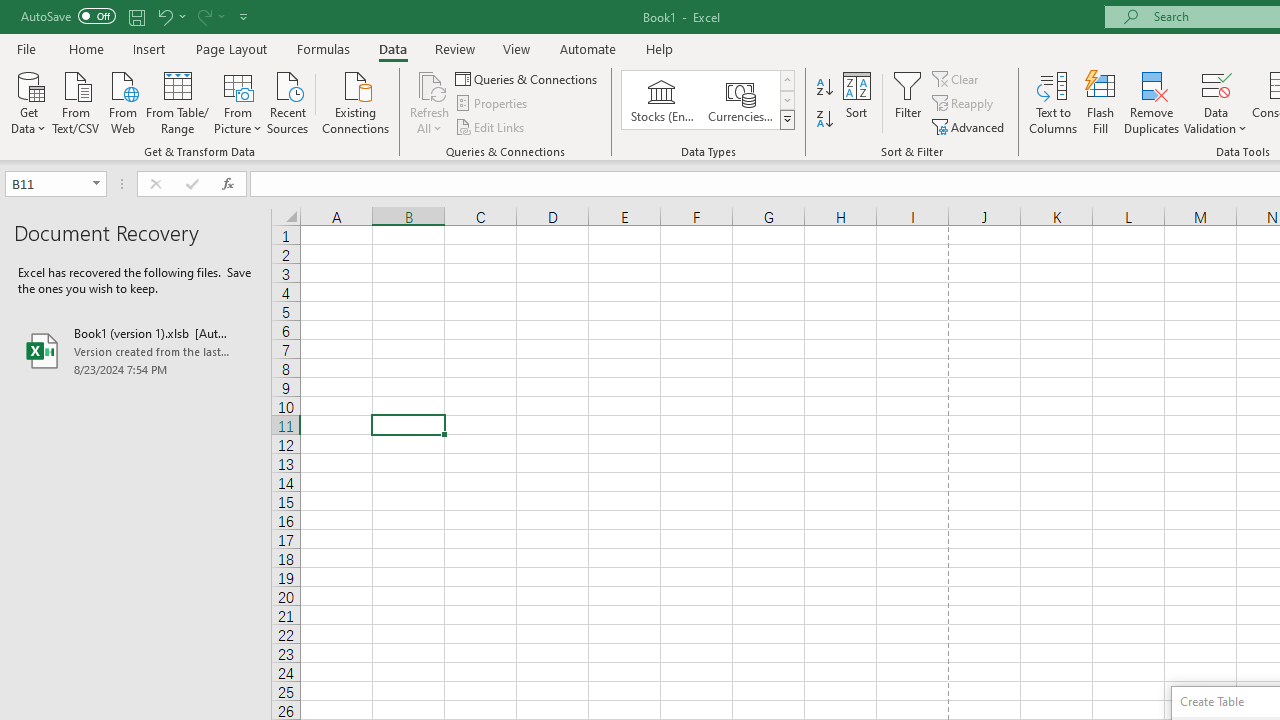  Describe the element at coordinates (587, 48) in the screenshot. I see `'Automate'` at that location.